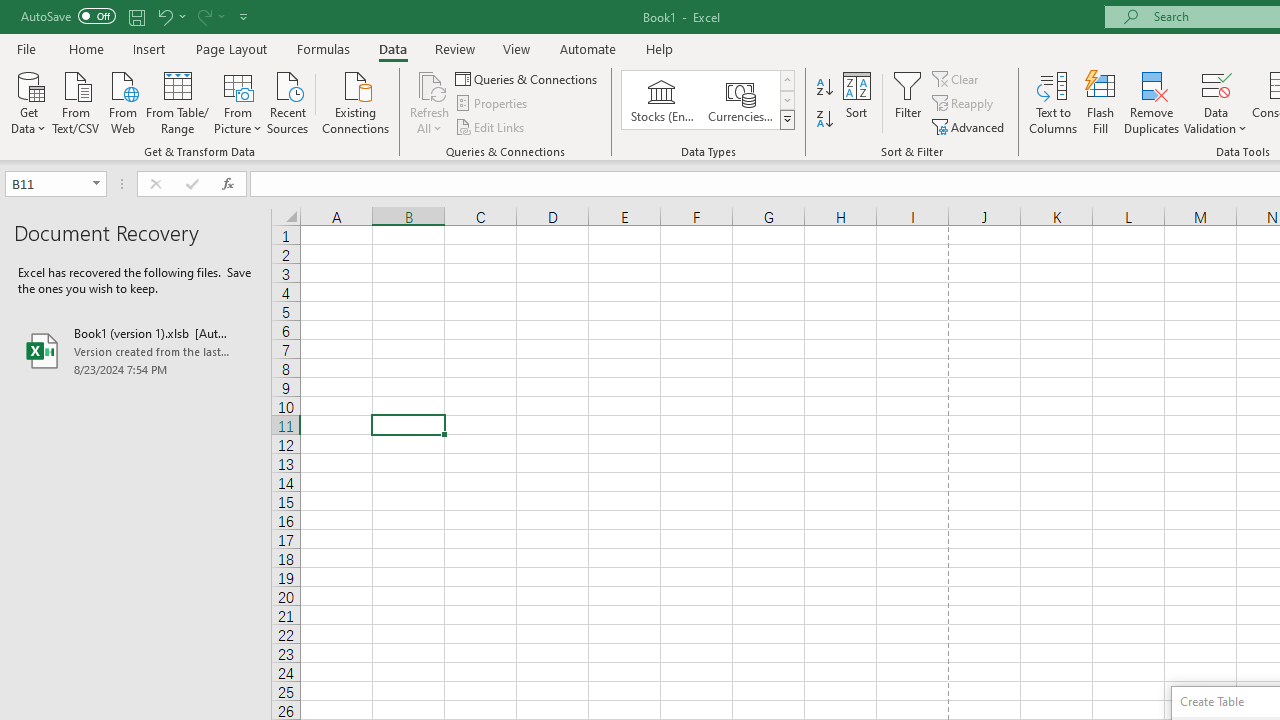  Describe the element at coordinates (587, 48) in the screenshot. I see `'Automate'` at that location.